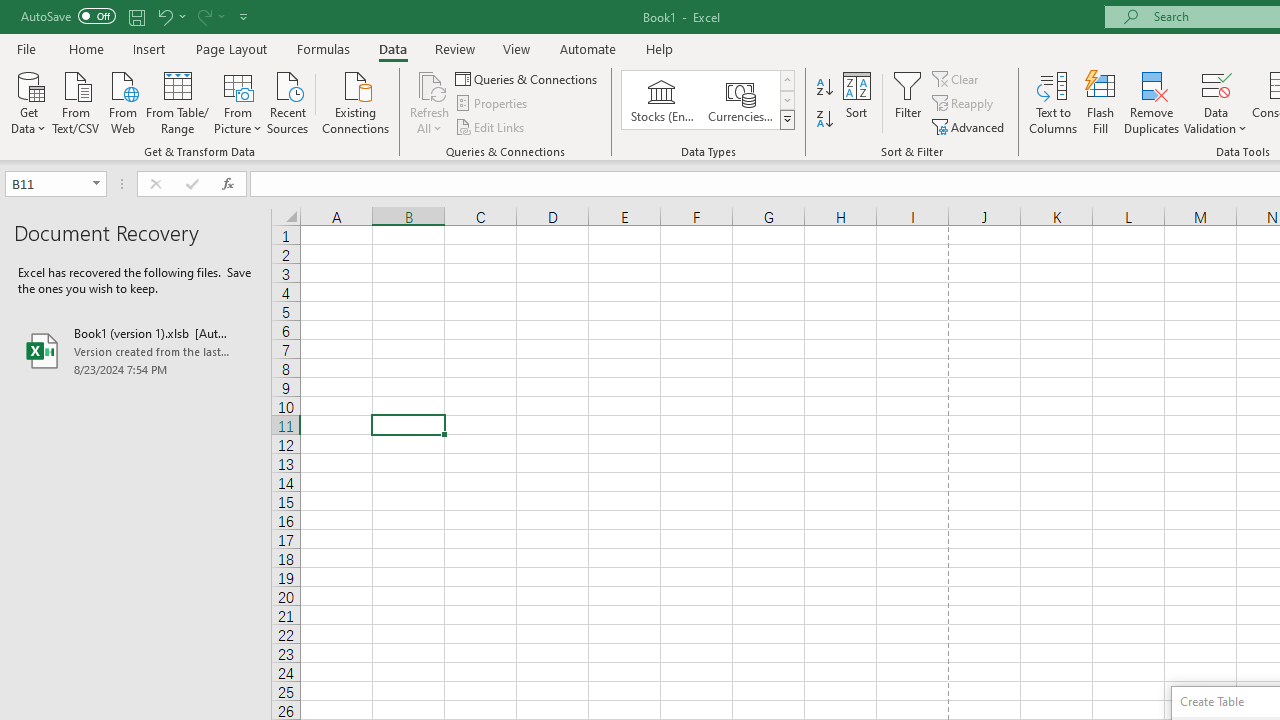  Describe the element at coordinates (587, 48) in the screenshot. I see `'Automate'` at that location.